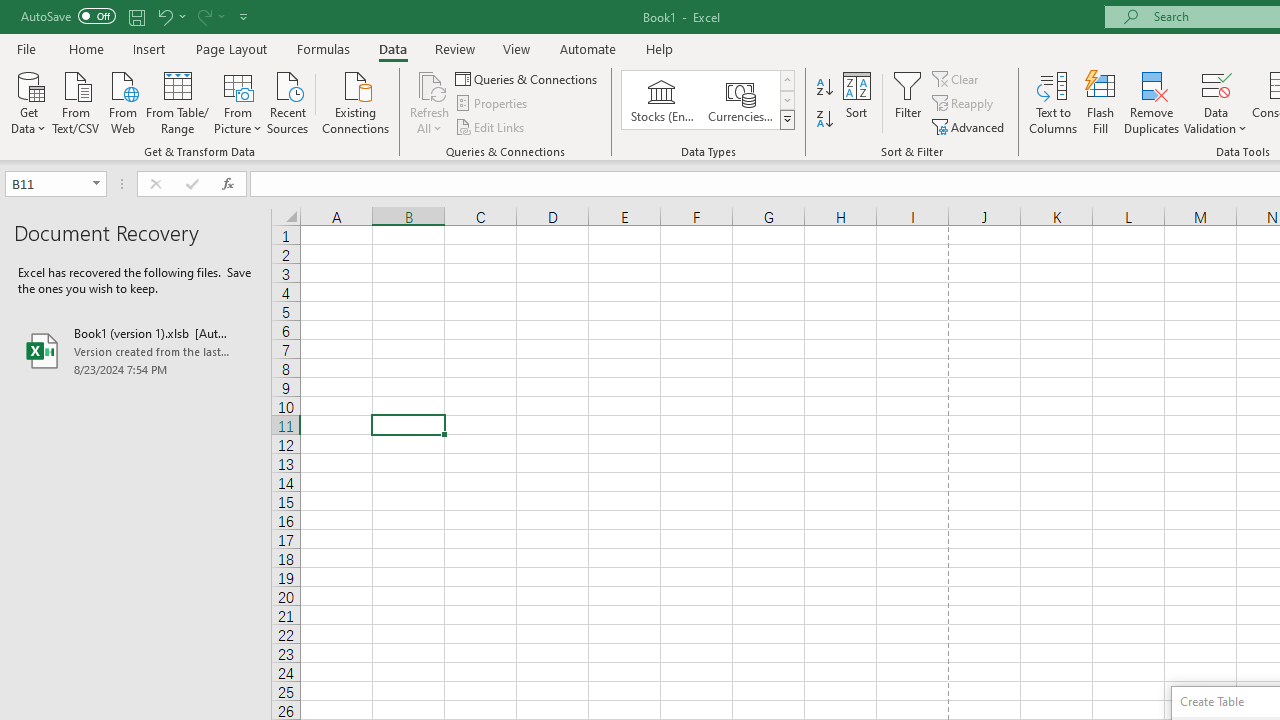  Describe the element at coordinates (587, 48) in the screenshot. I see `'Automate'` at that location.